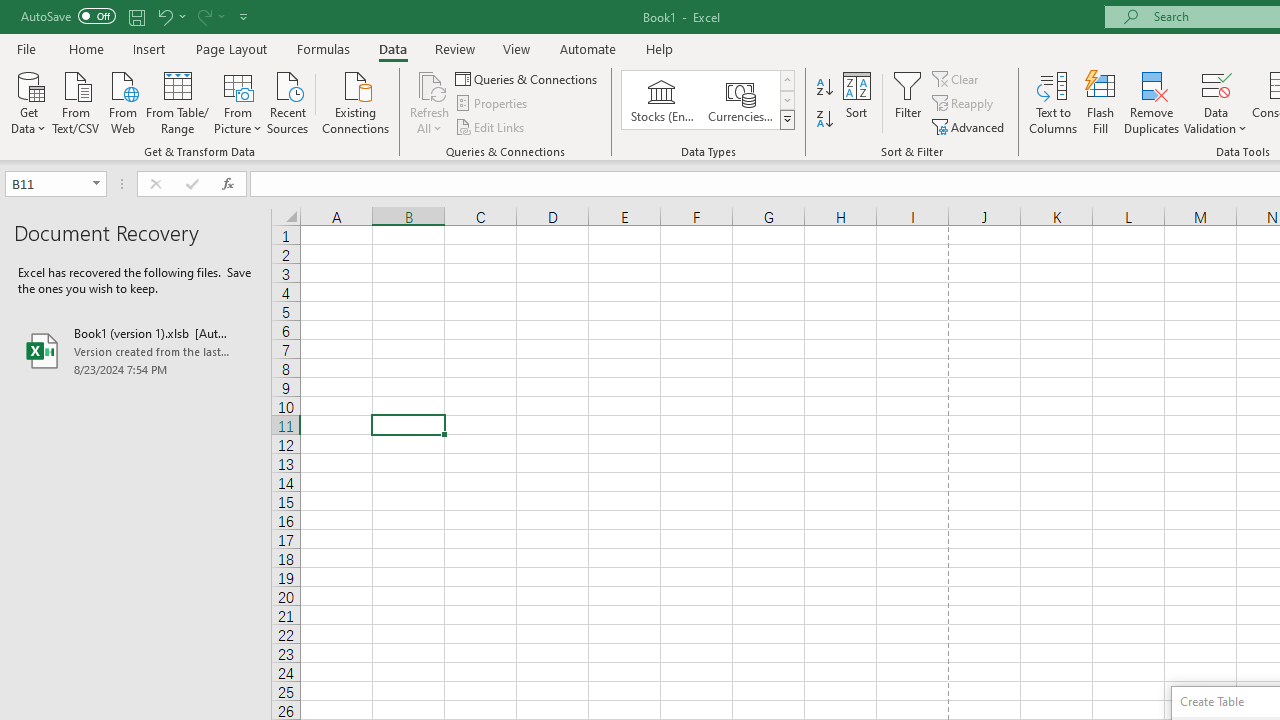  Describe the element at coordinates (587, 48) in the screenshot. I see `'Automate'` at that location.